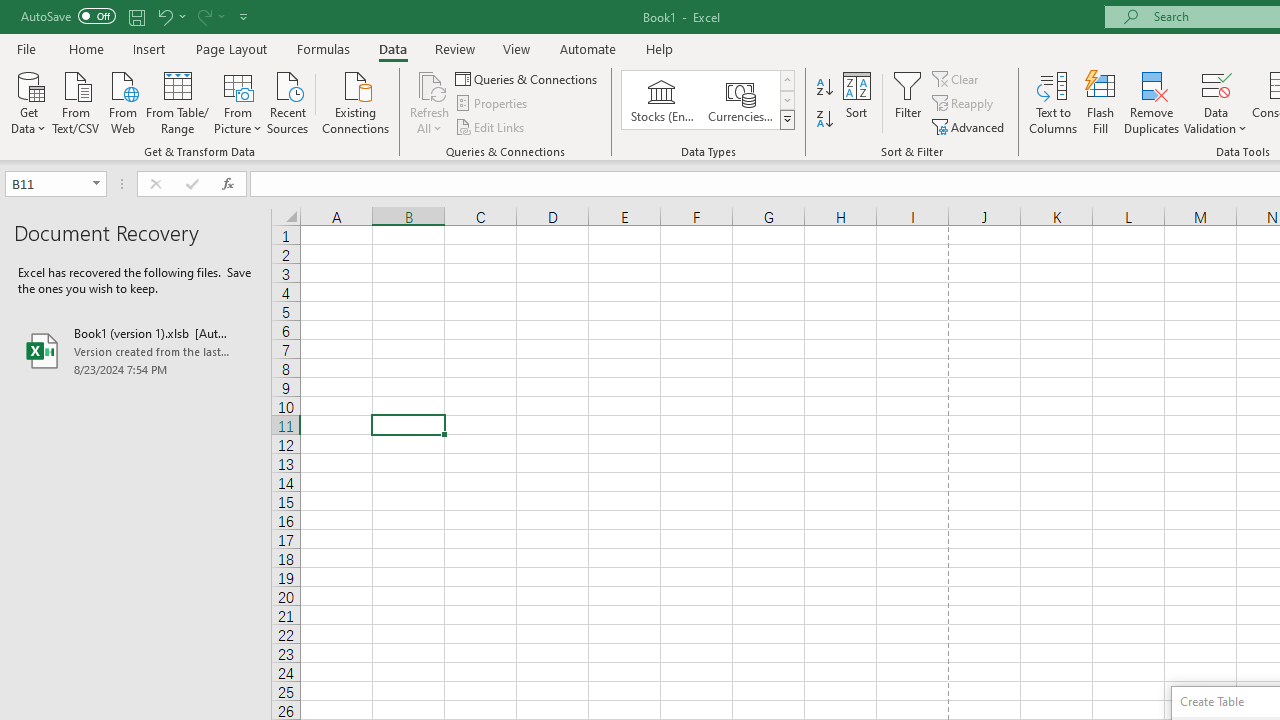  Describe the element at coordinates (587, 48) in the screenshot. I see `'Automate'` at that location.